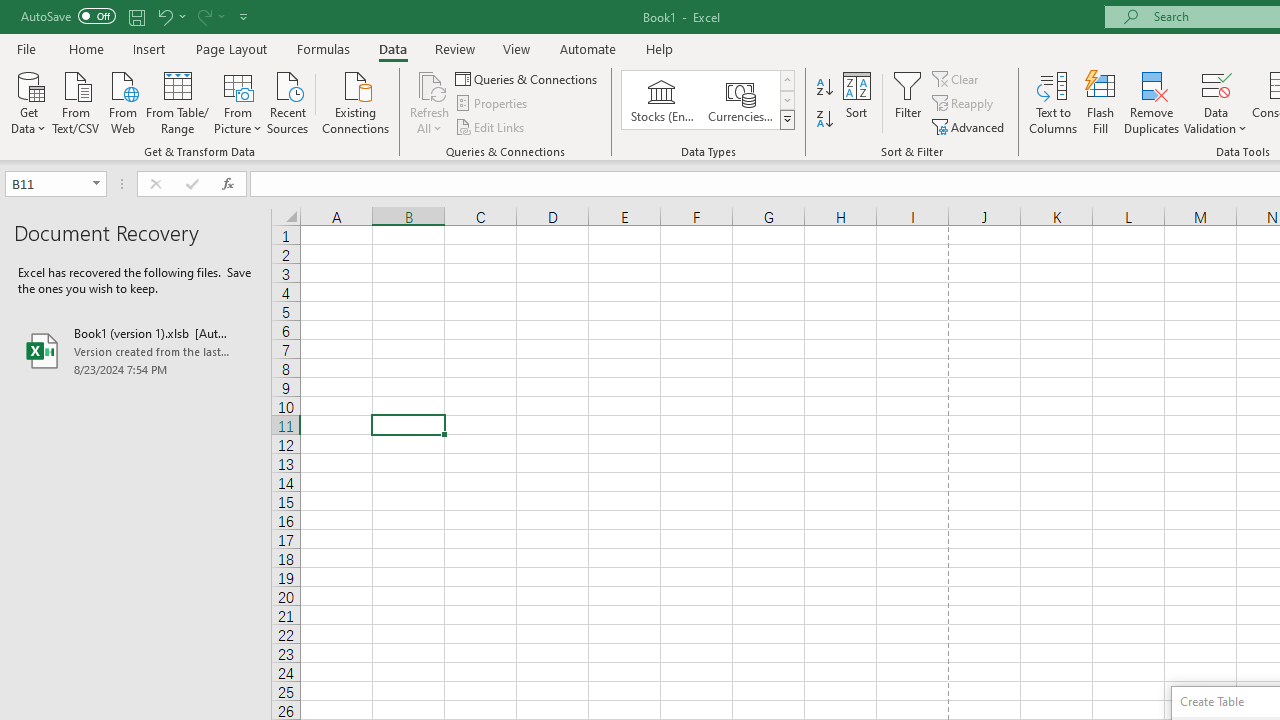  Describe the element at coordinates (587, 48) in the screenshot. I see `'Automate'` at that location.